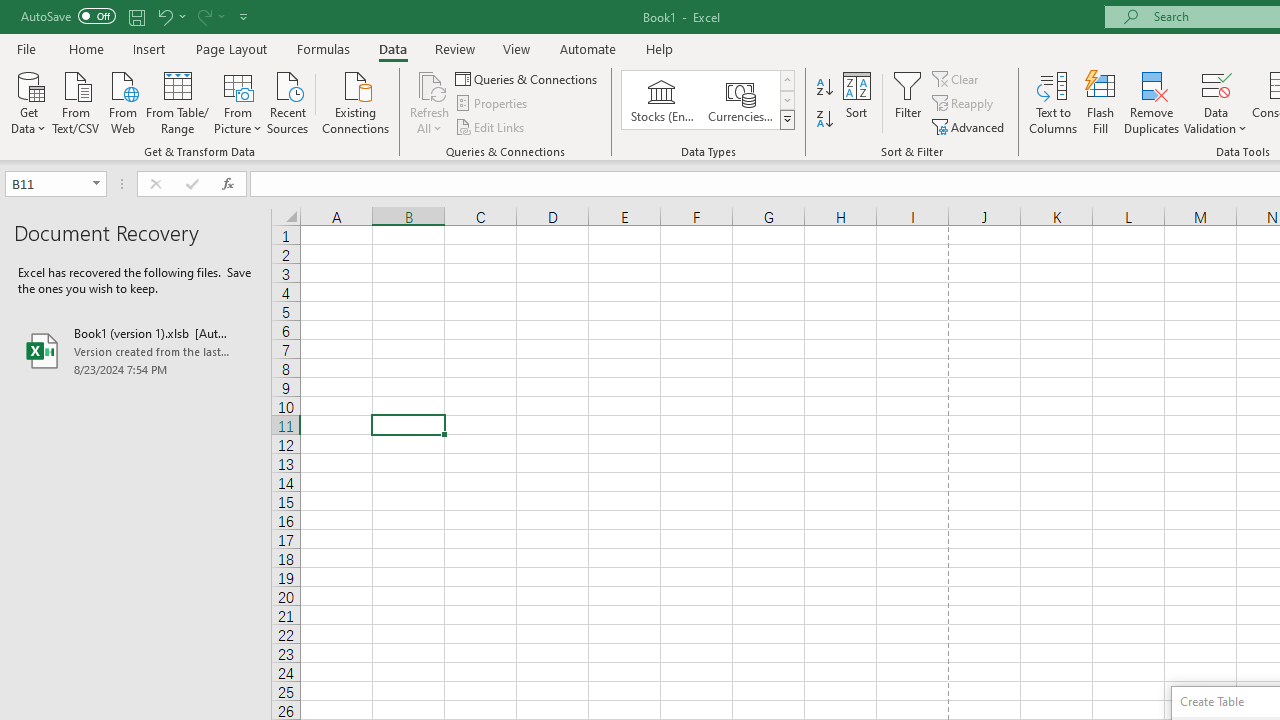  Describe the element at coordinates (587, 48) in the screenshot. I see `'Automate'` at that location.